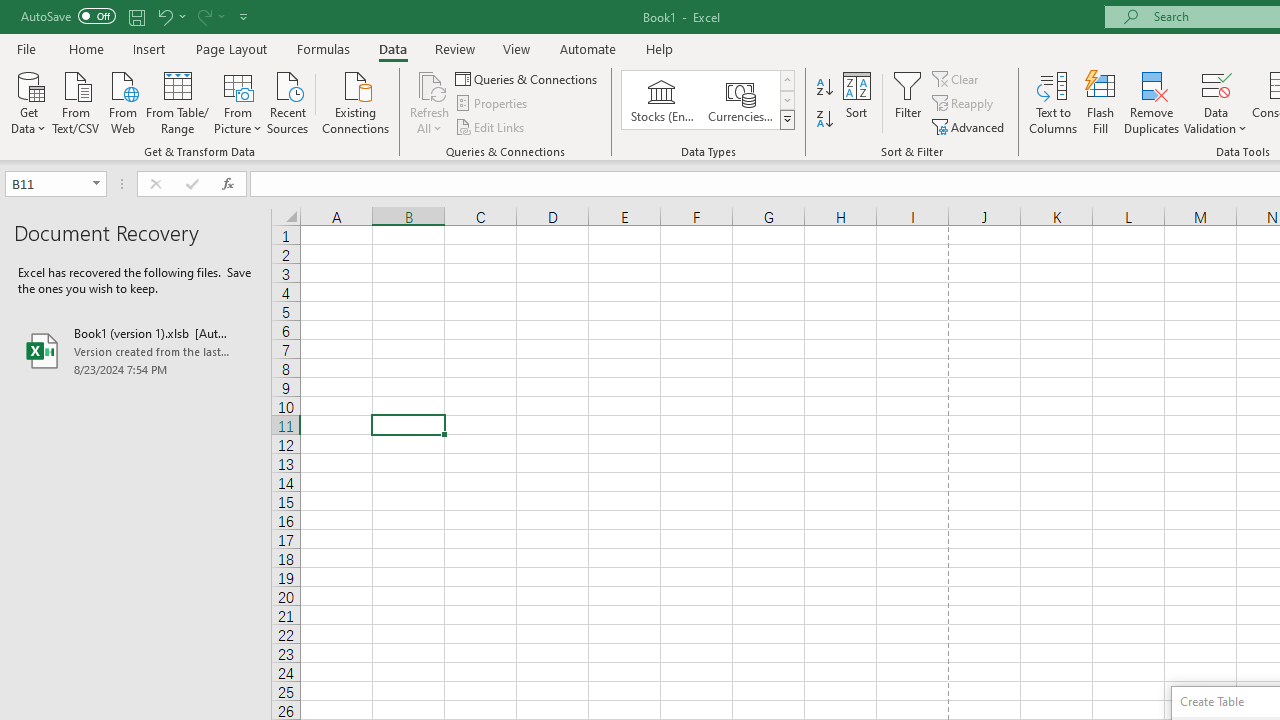  Describe the element at coordinates (587, 48) in the screenshot. I see `'Automate'` at that location.